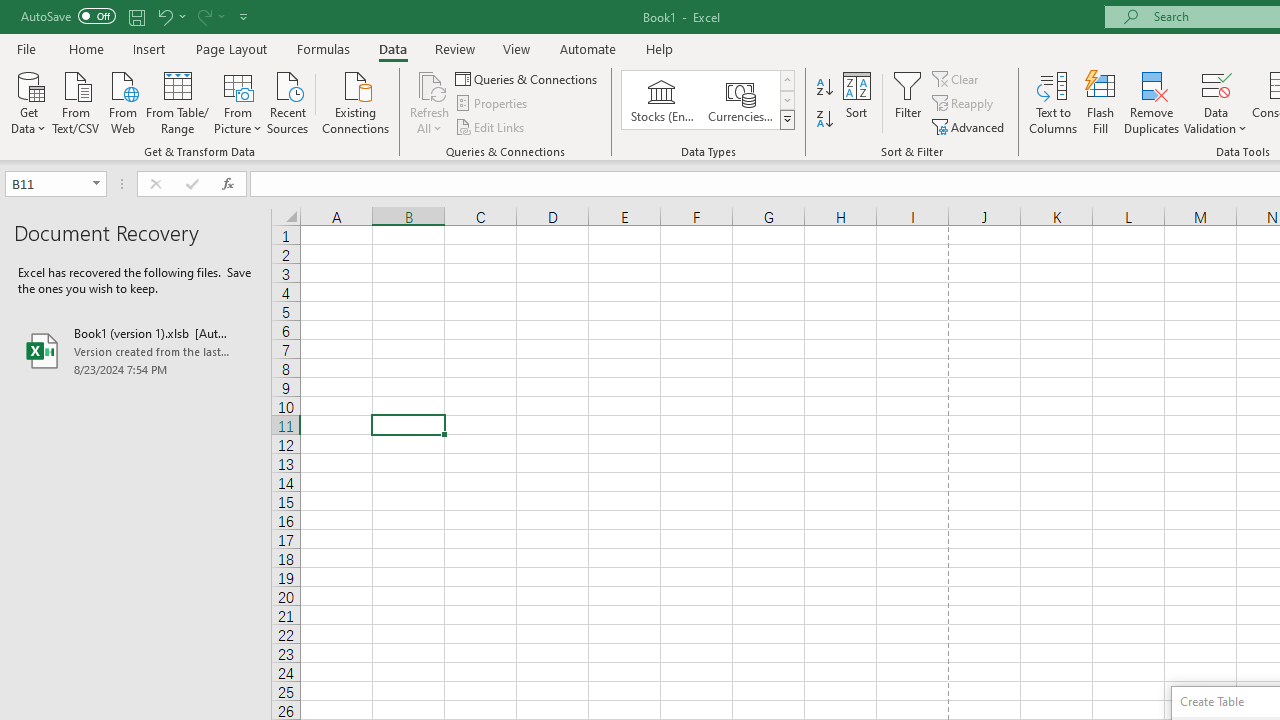  Describe the element at coordinates (587, 48) in the screenshot. I see `'Automate'` at that location.